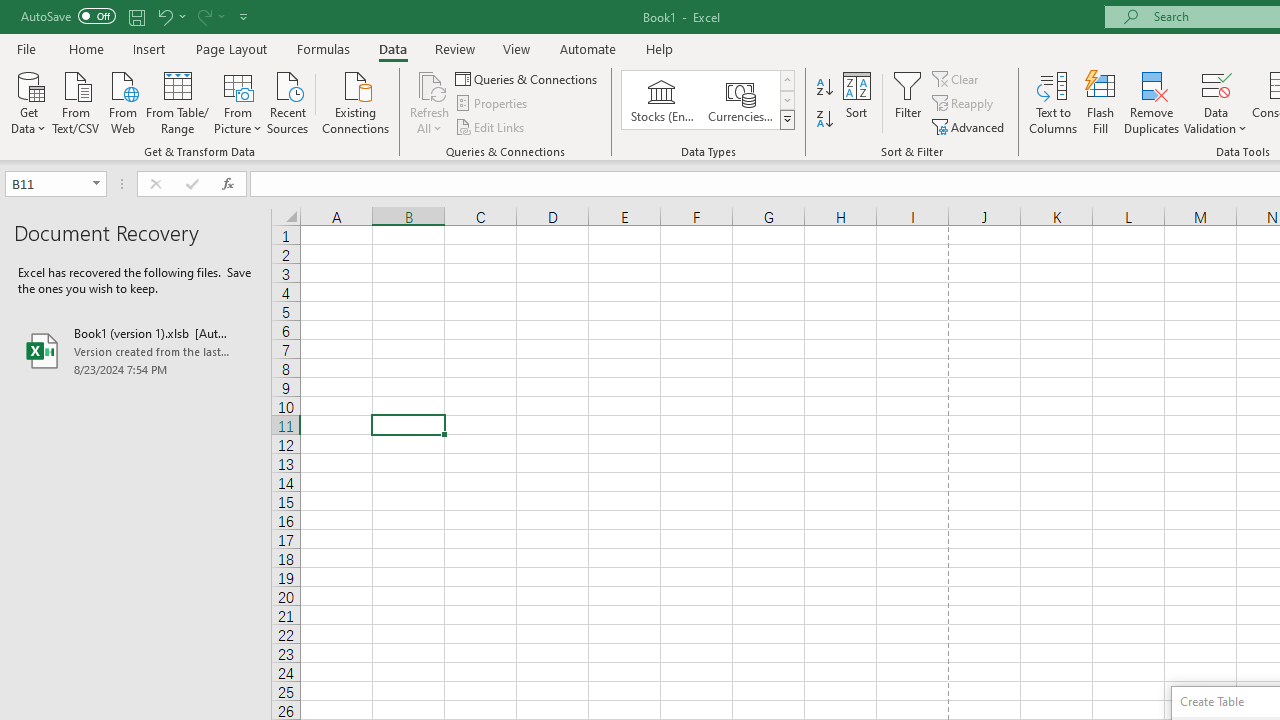  Describe the element at coordinates (587, 48) in the screenshot. I see `'Automate'` at that location.